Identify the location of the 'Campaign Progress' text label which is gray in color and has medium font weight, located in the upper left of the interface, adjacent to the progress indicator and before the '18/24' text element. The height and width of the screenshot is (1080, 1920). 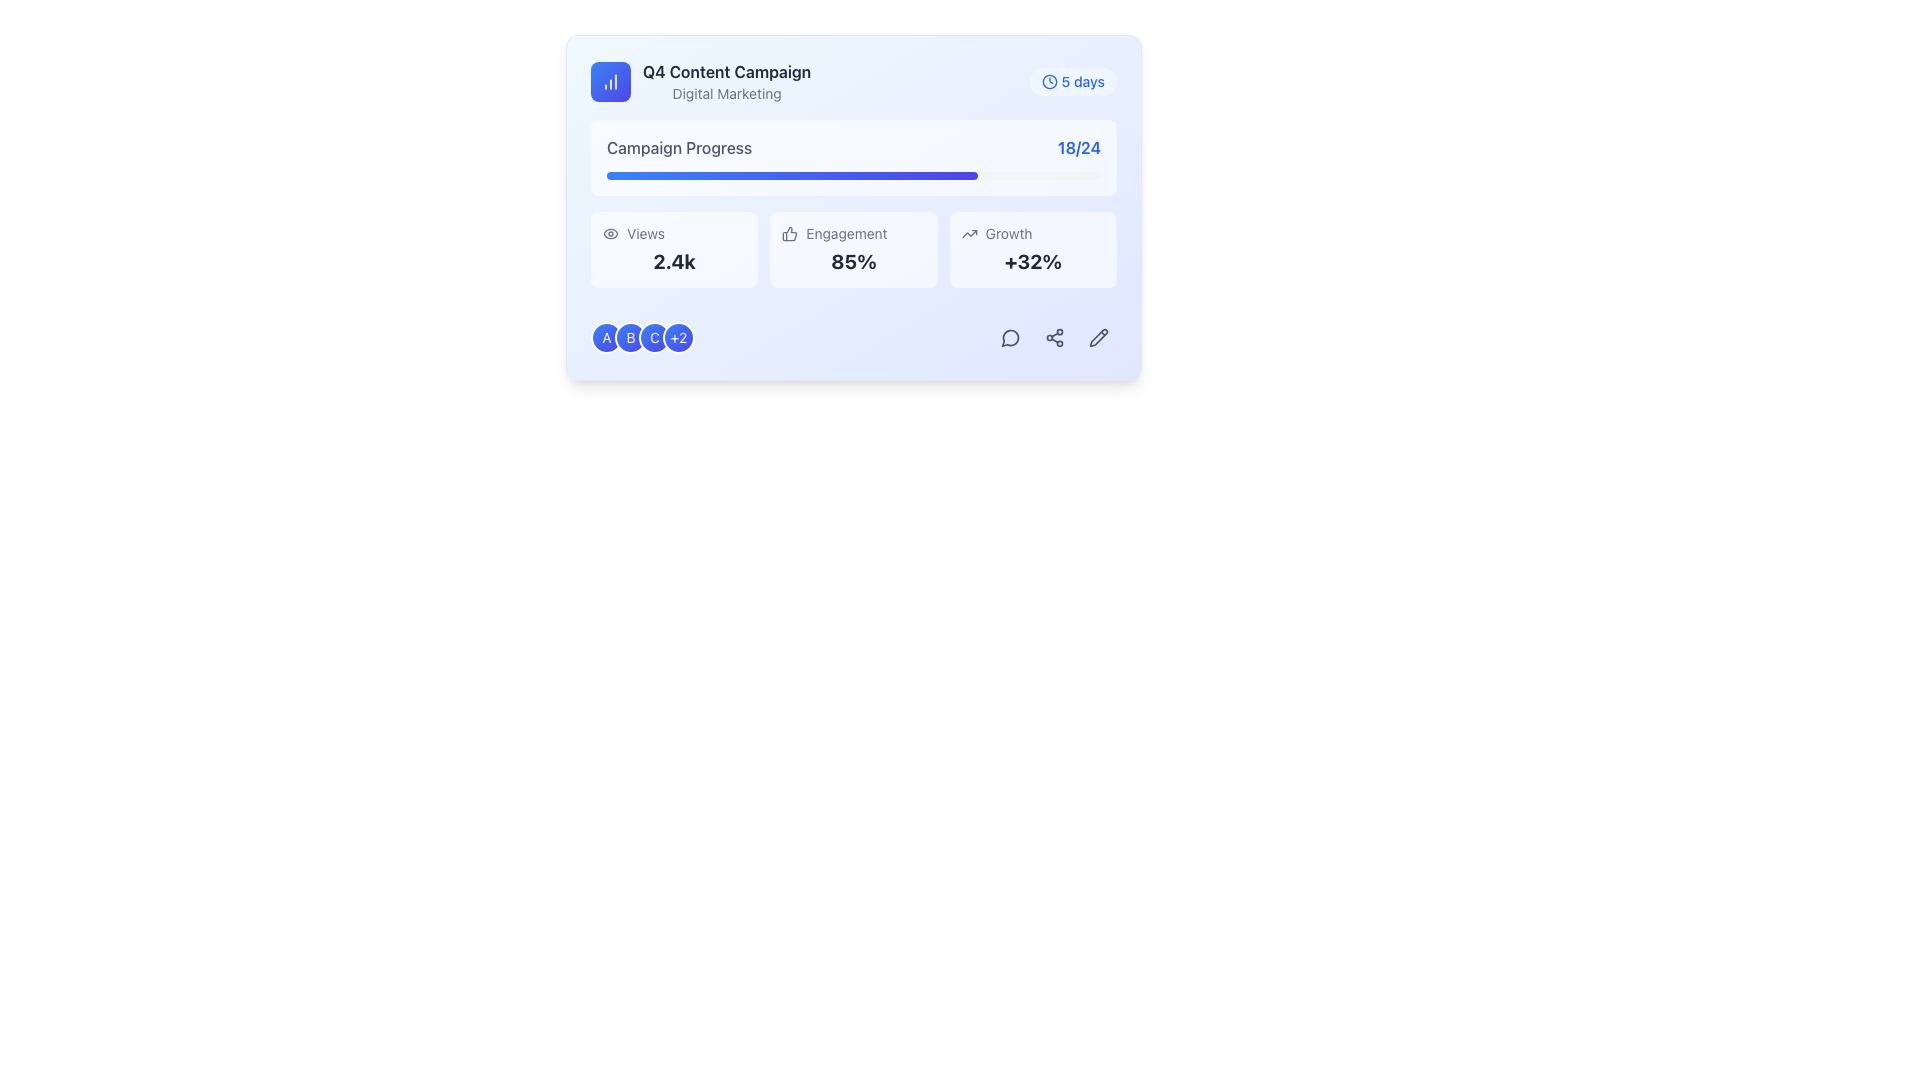
(679, 146).